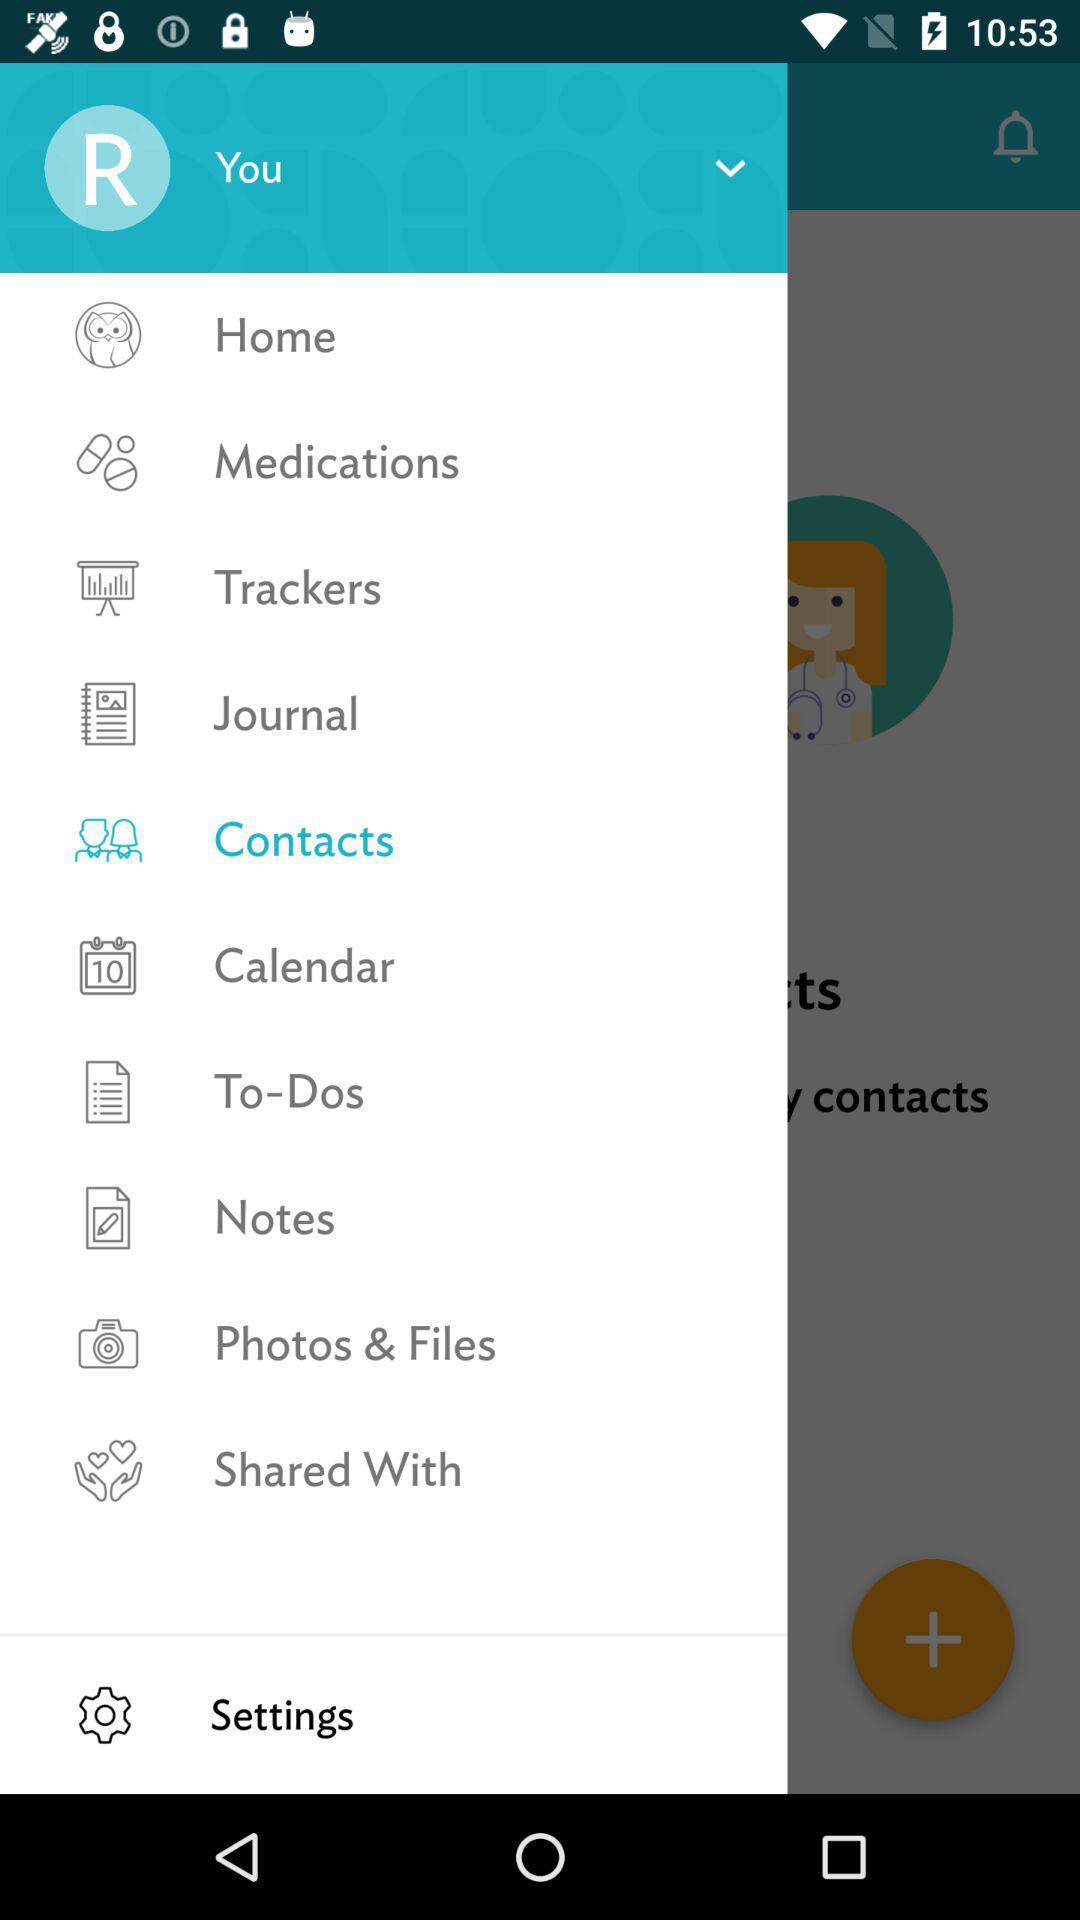 This screenshot has height=1920, width=1080. Describe the element at coordinates (479, 335) in the screenshot. I see `the home item` at that location.